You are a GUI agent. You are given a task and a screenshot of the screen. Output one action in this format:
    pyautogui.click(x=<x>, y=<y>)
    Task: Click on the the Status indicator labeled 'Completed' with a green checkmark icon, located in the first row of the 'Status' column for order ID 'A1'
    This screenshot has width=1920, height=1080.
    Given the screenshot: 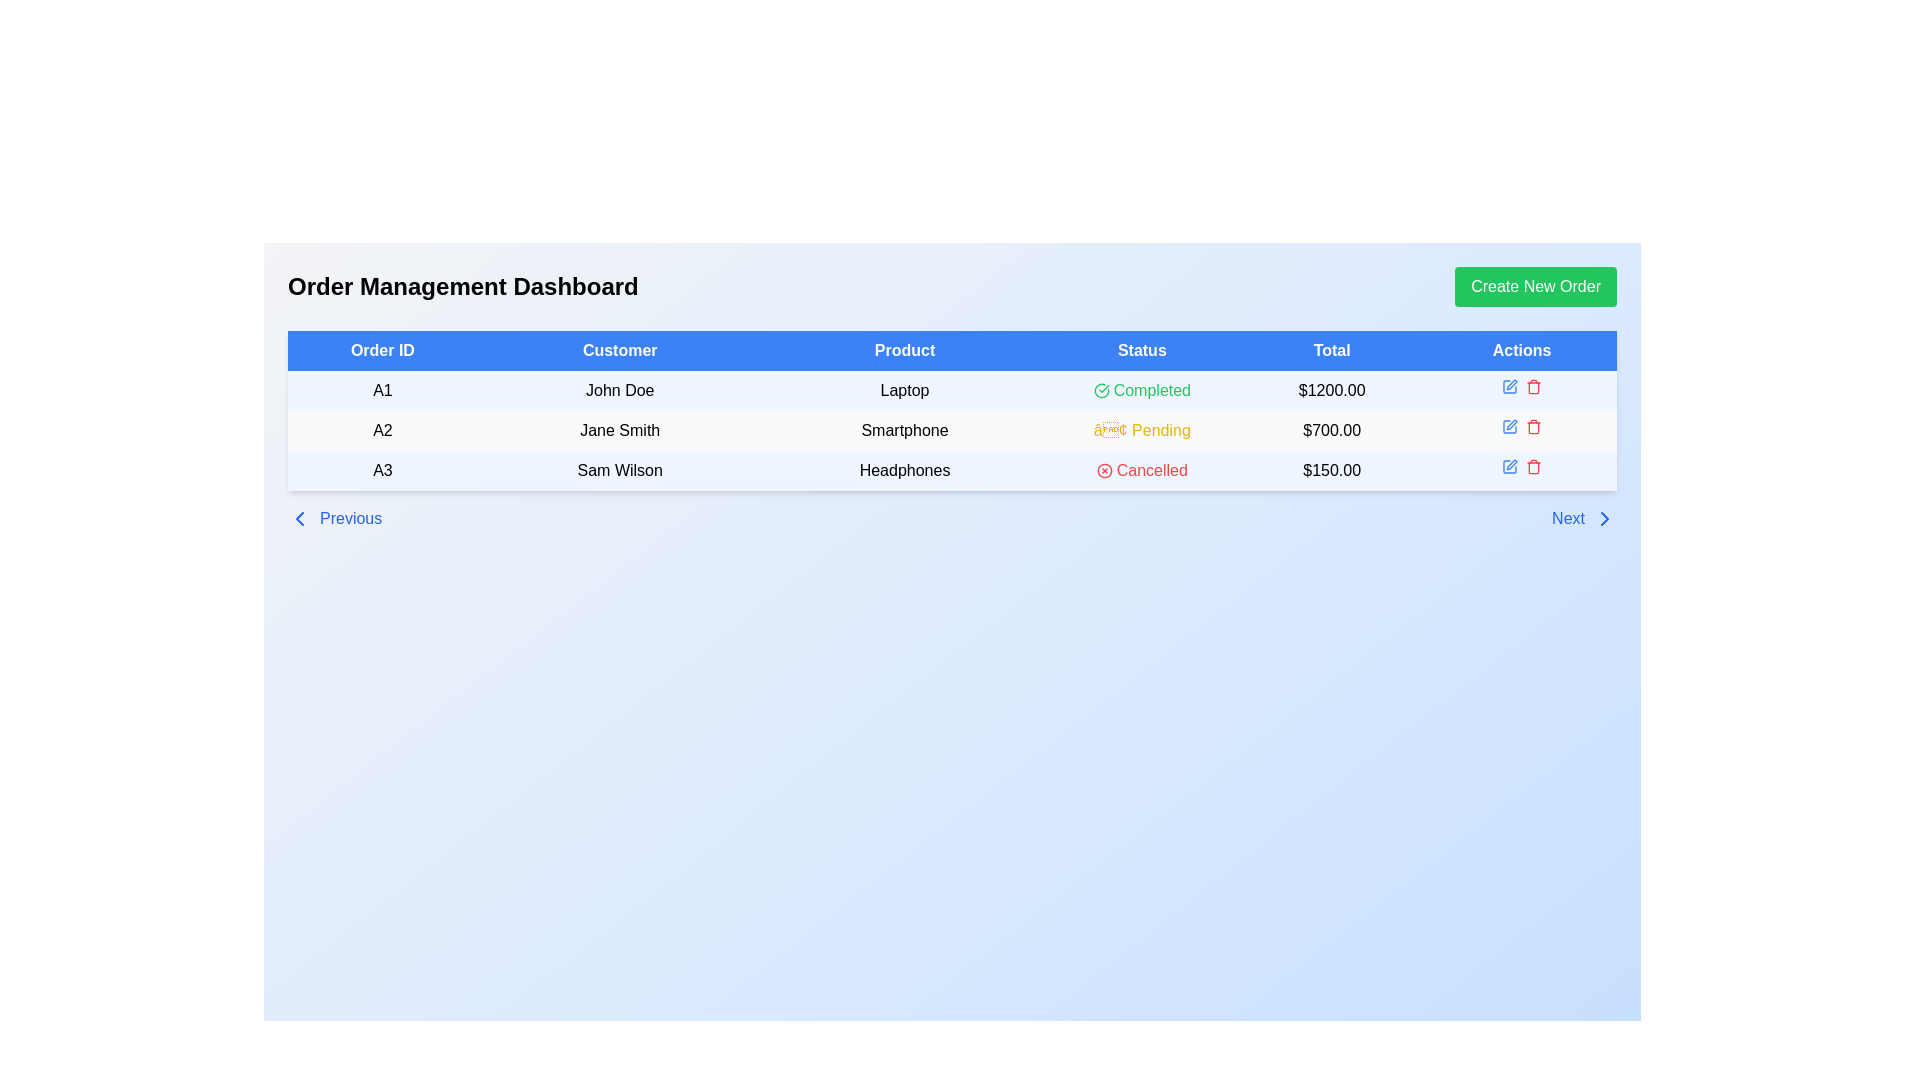 What is the action you would take?
    pyautogui.click(x=1142, y=390)
    